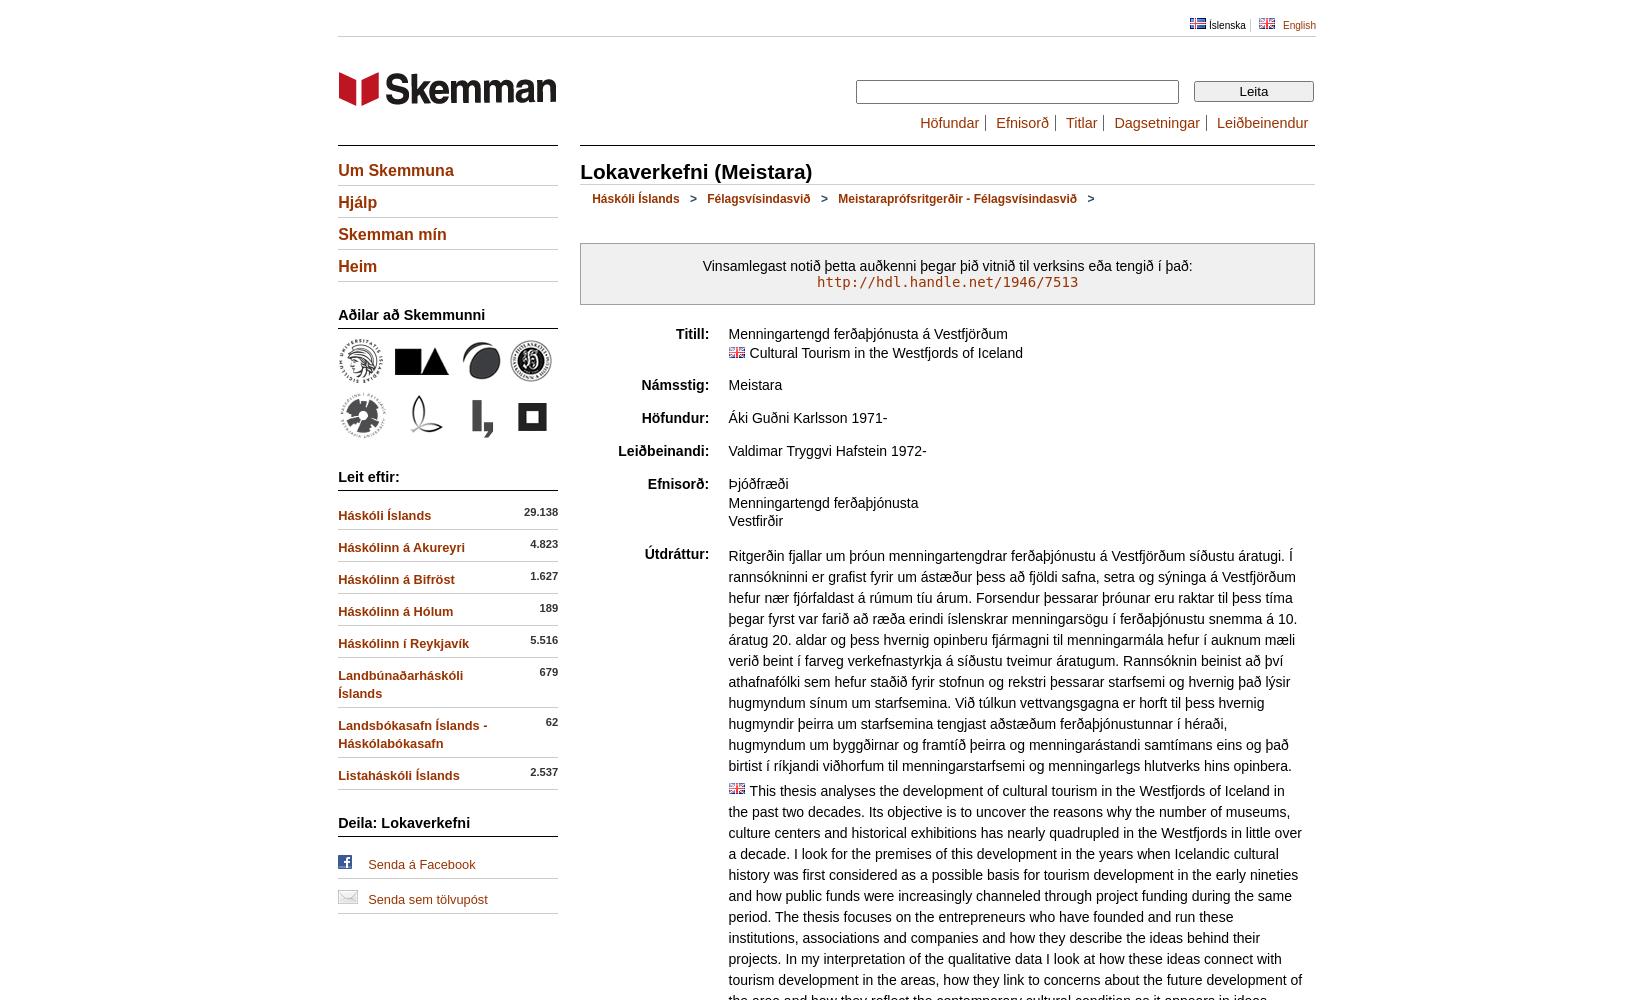 The height and width of the screenshot is (1000, 1650). I want to click on 'Félagsvísindasvið', so click(758, 198).